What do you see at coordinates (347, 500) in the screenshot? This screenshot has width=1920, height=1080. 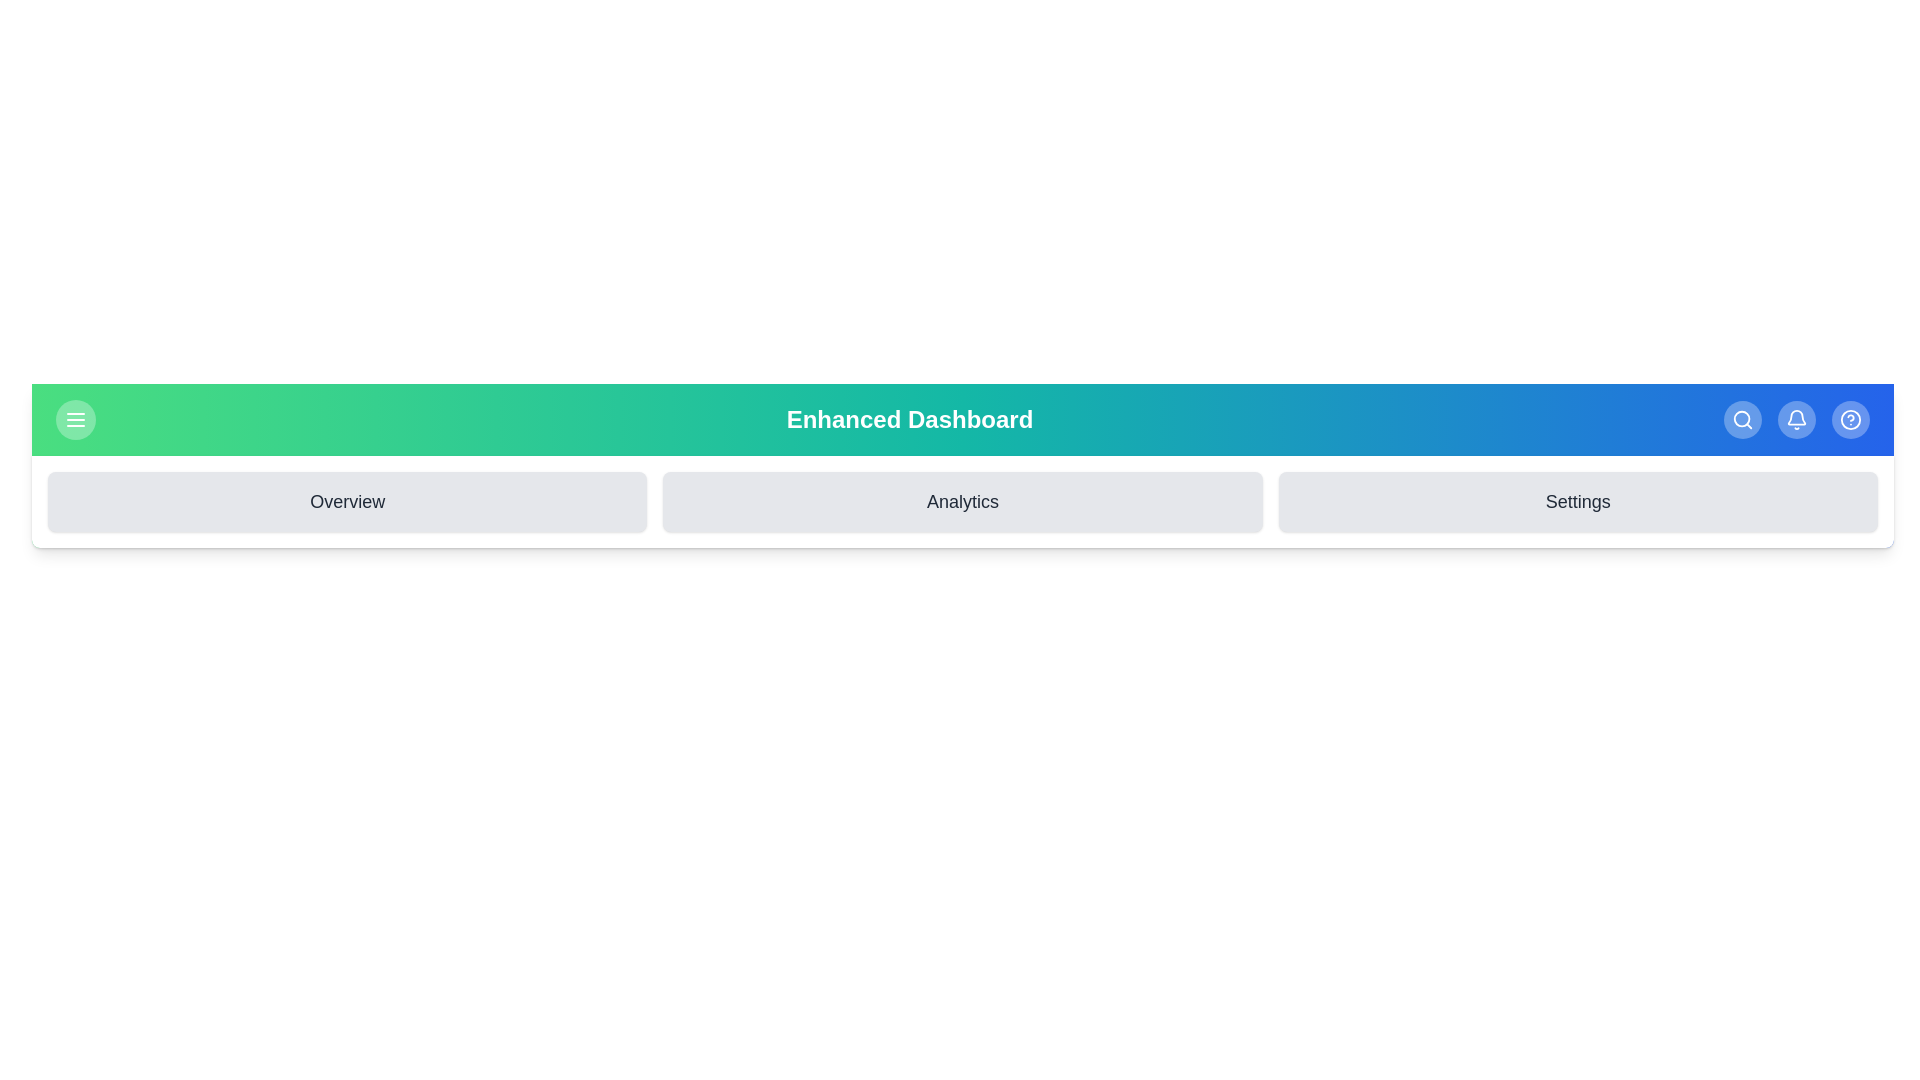 I see `the 'Overview' section to navigate to it` at bounding box center [347, 500].